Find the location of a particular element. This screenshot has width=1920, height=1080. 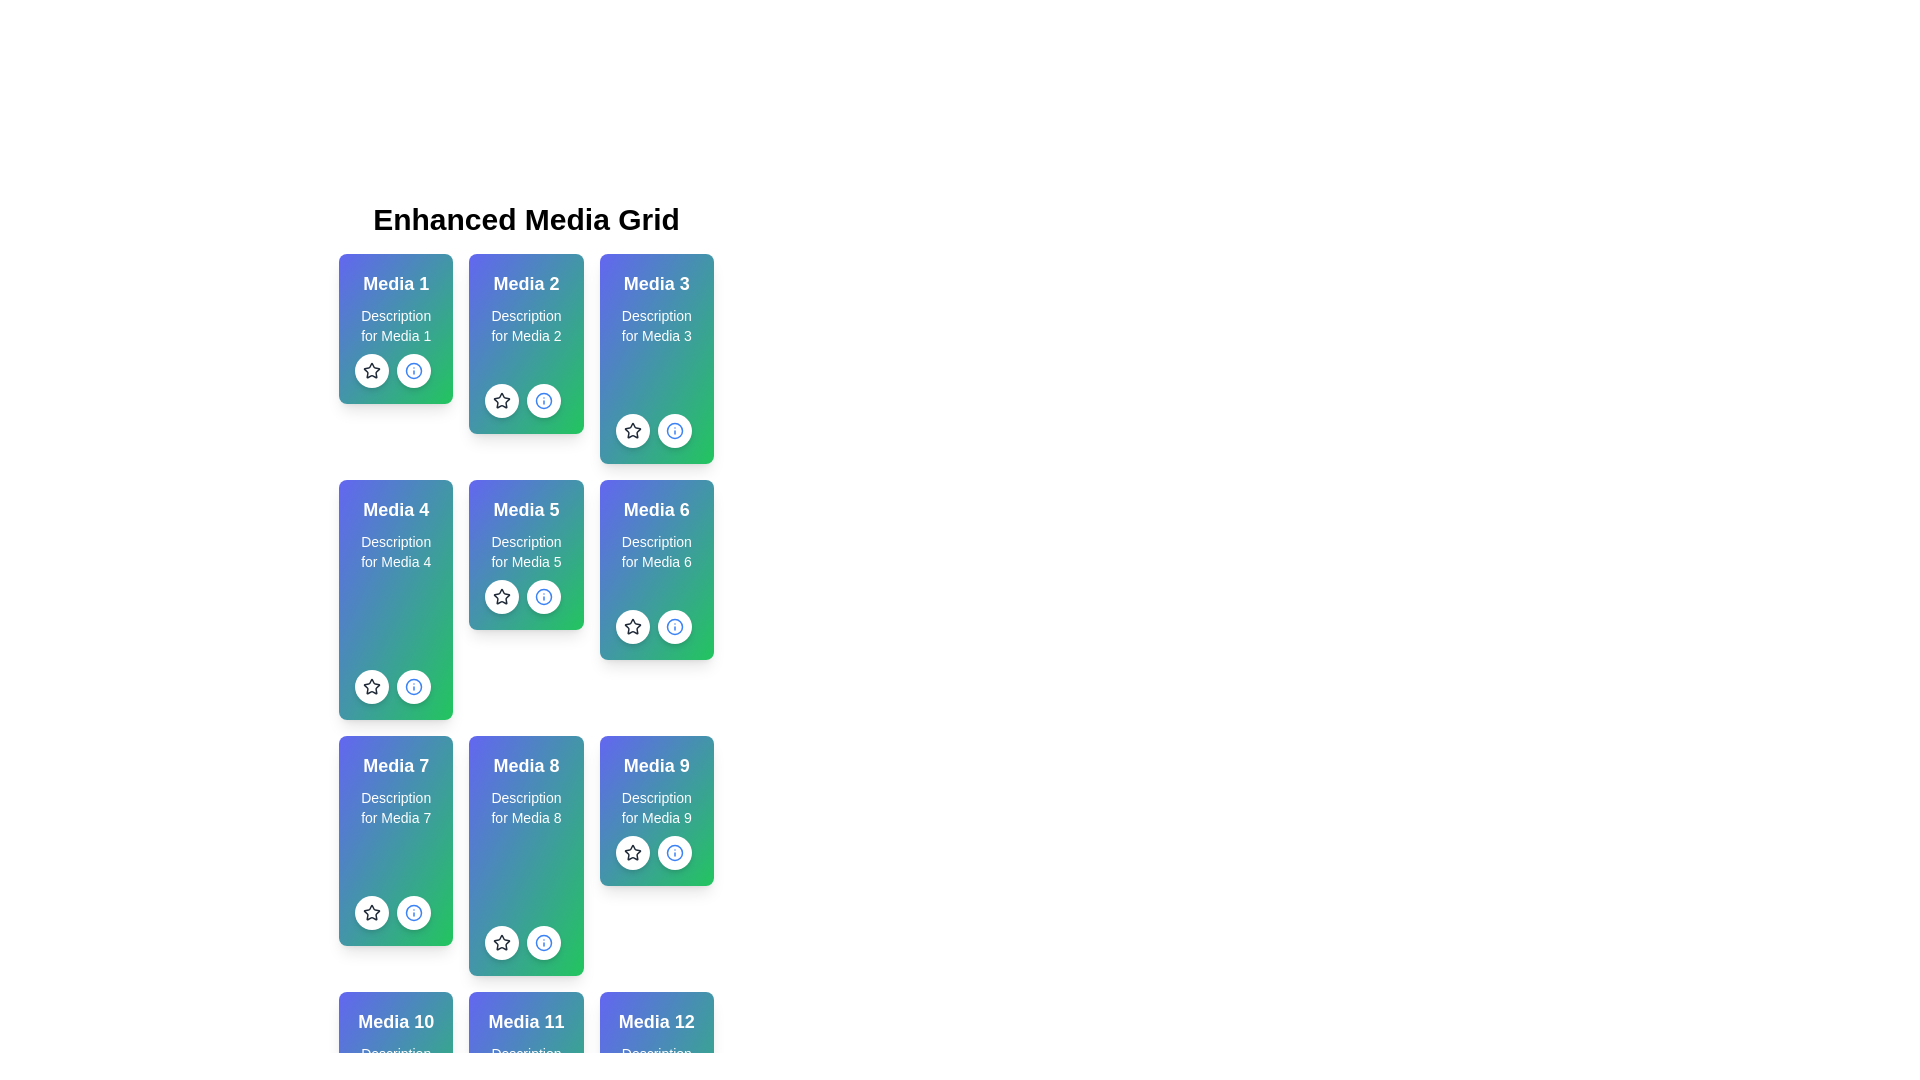

the favorite button with an embedded star icon located in the 'Media 5' card is located at coordinates (502, 596).